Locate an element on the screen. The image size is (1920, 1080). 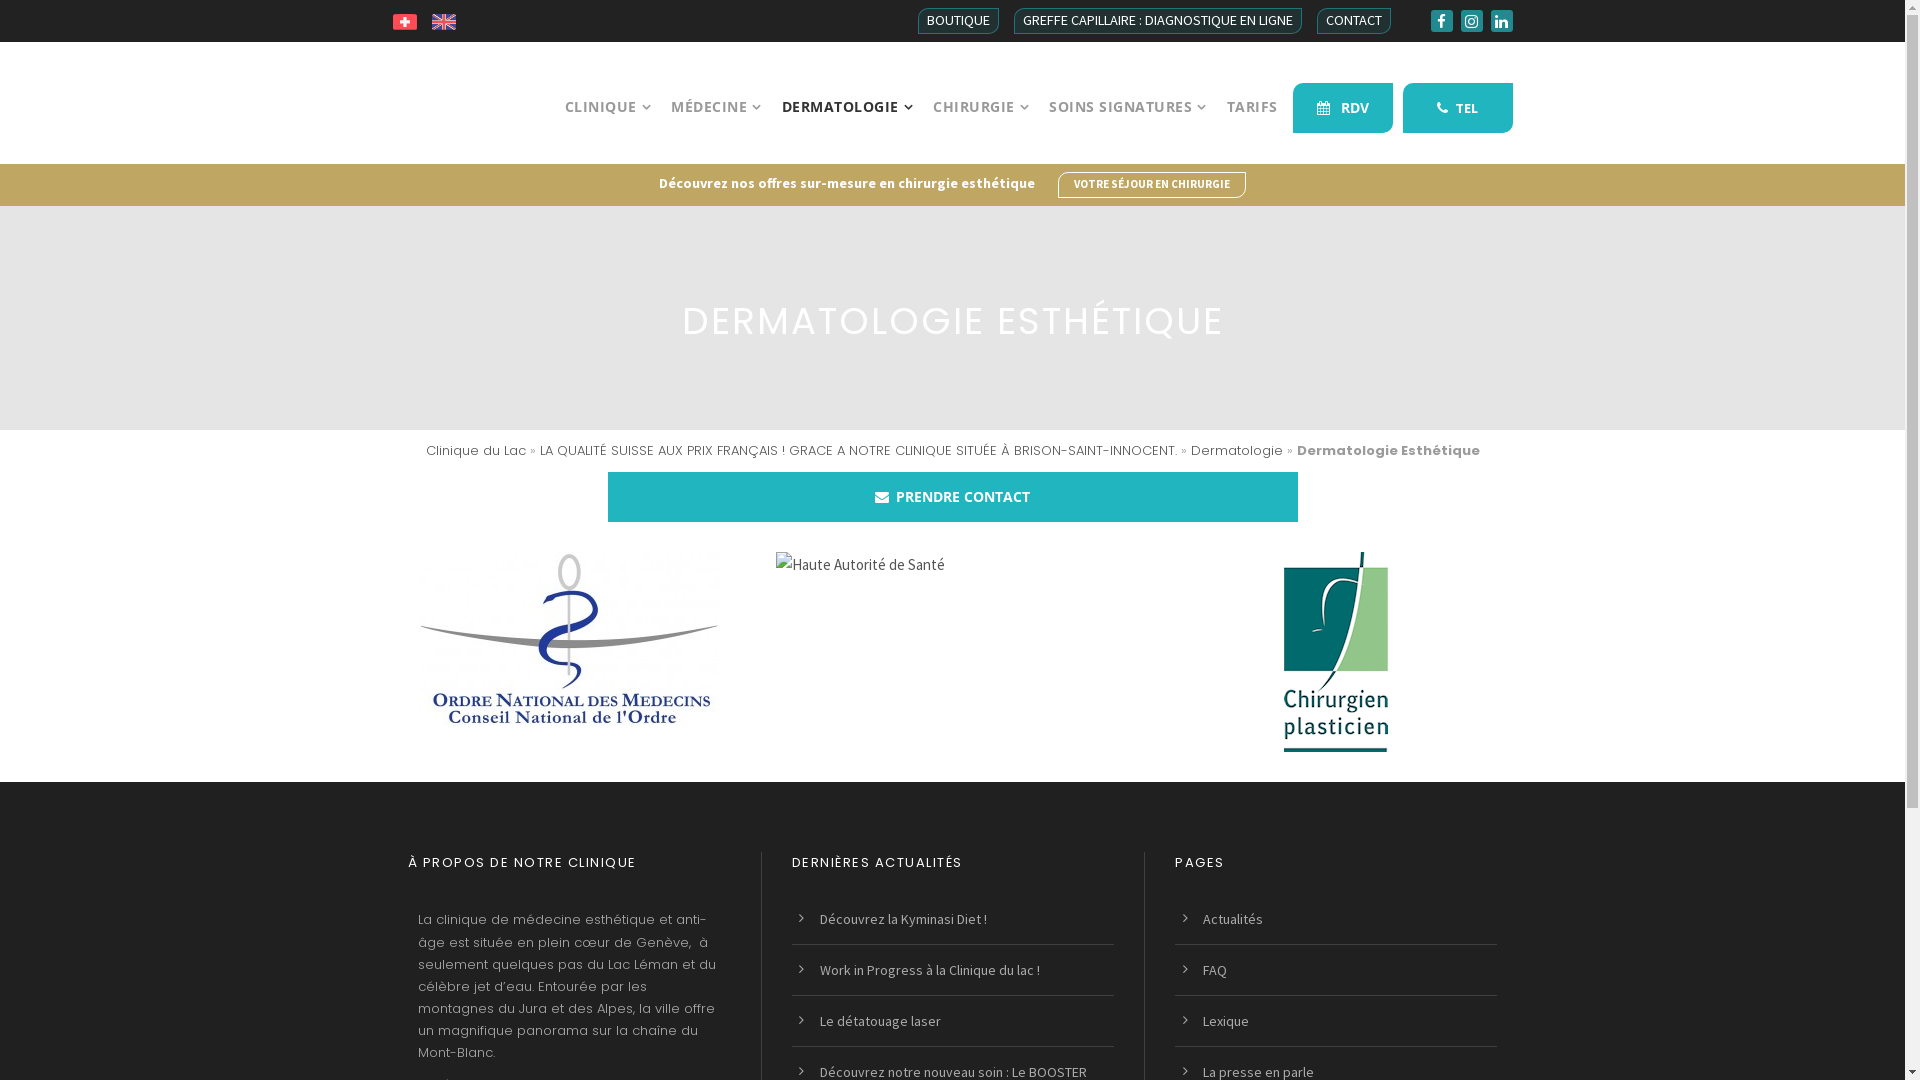
'BOUTIQUE' is located at coordinates (957, 20).